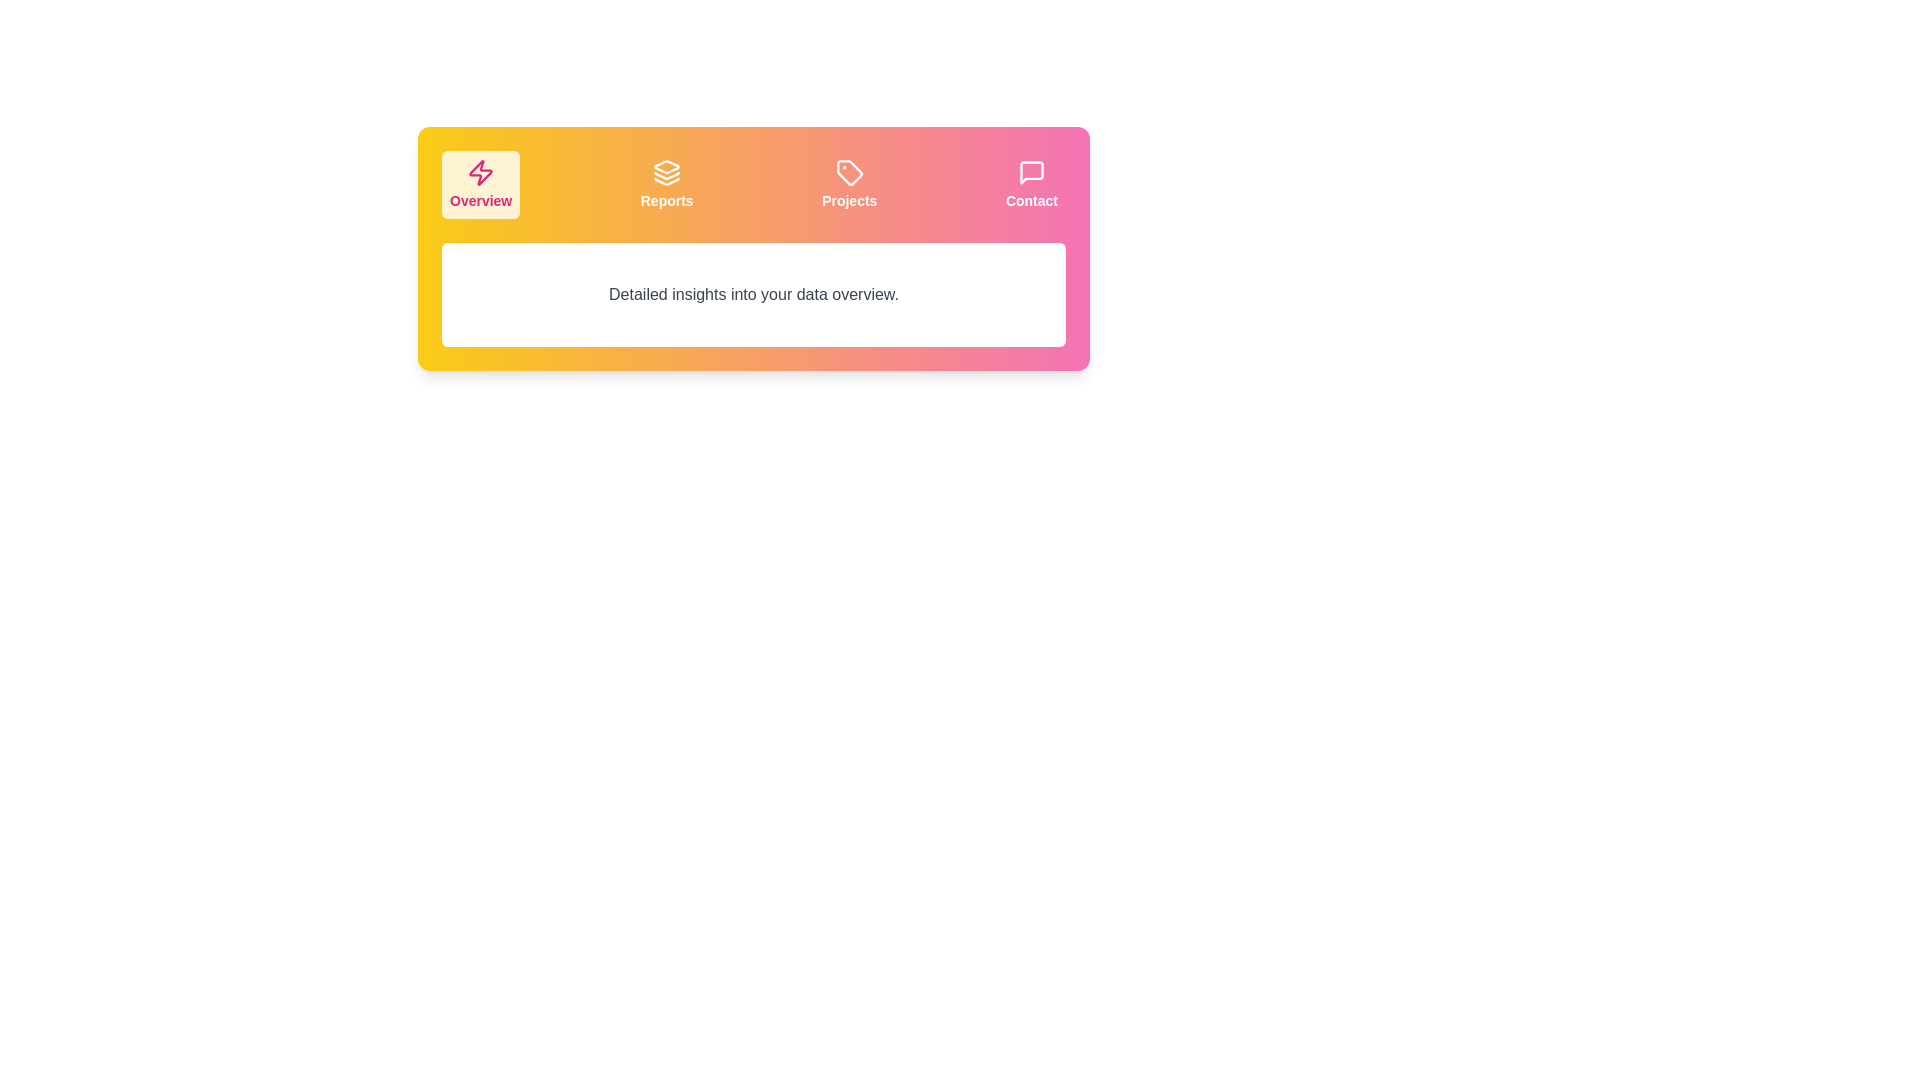  What do you see at coordinates (481, 200) in the screenshot?
I see `the text label displaying 'Overview' in bold pink font, located beneath a lightning bolt icon and enclosed in a white rounded rectangle with a yellow background` at bounding box center [481, 200].